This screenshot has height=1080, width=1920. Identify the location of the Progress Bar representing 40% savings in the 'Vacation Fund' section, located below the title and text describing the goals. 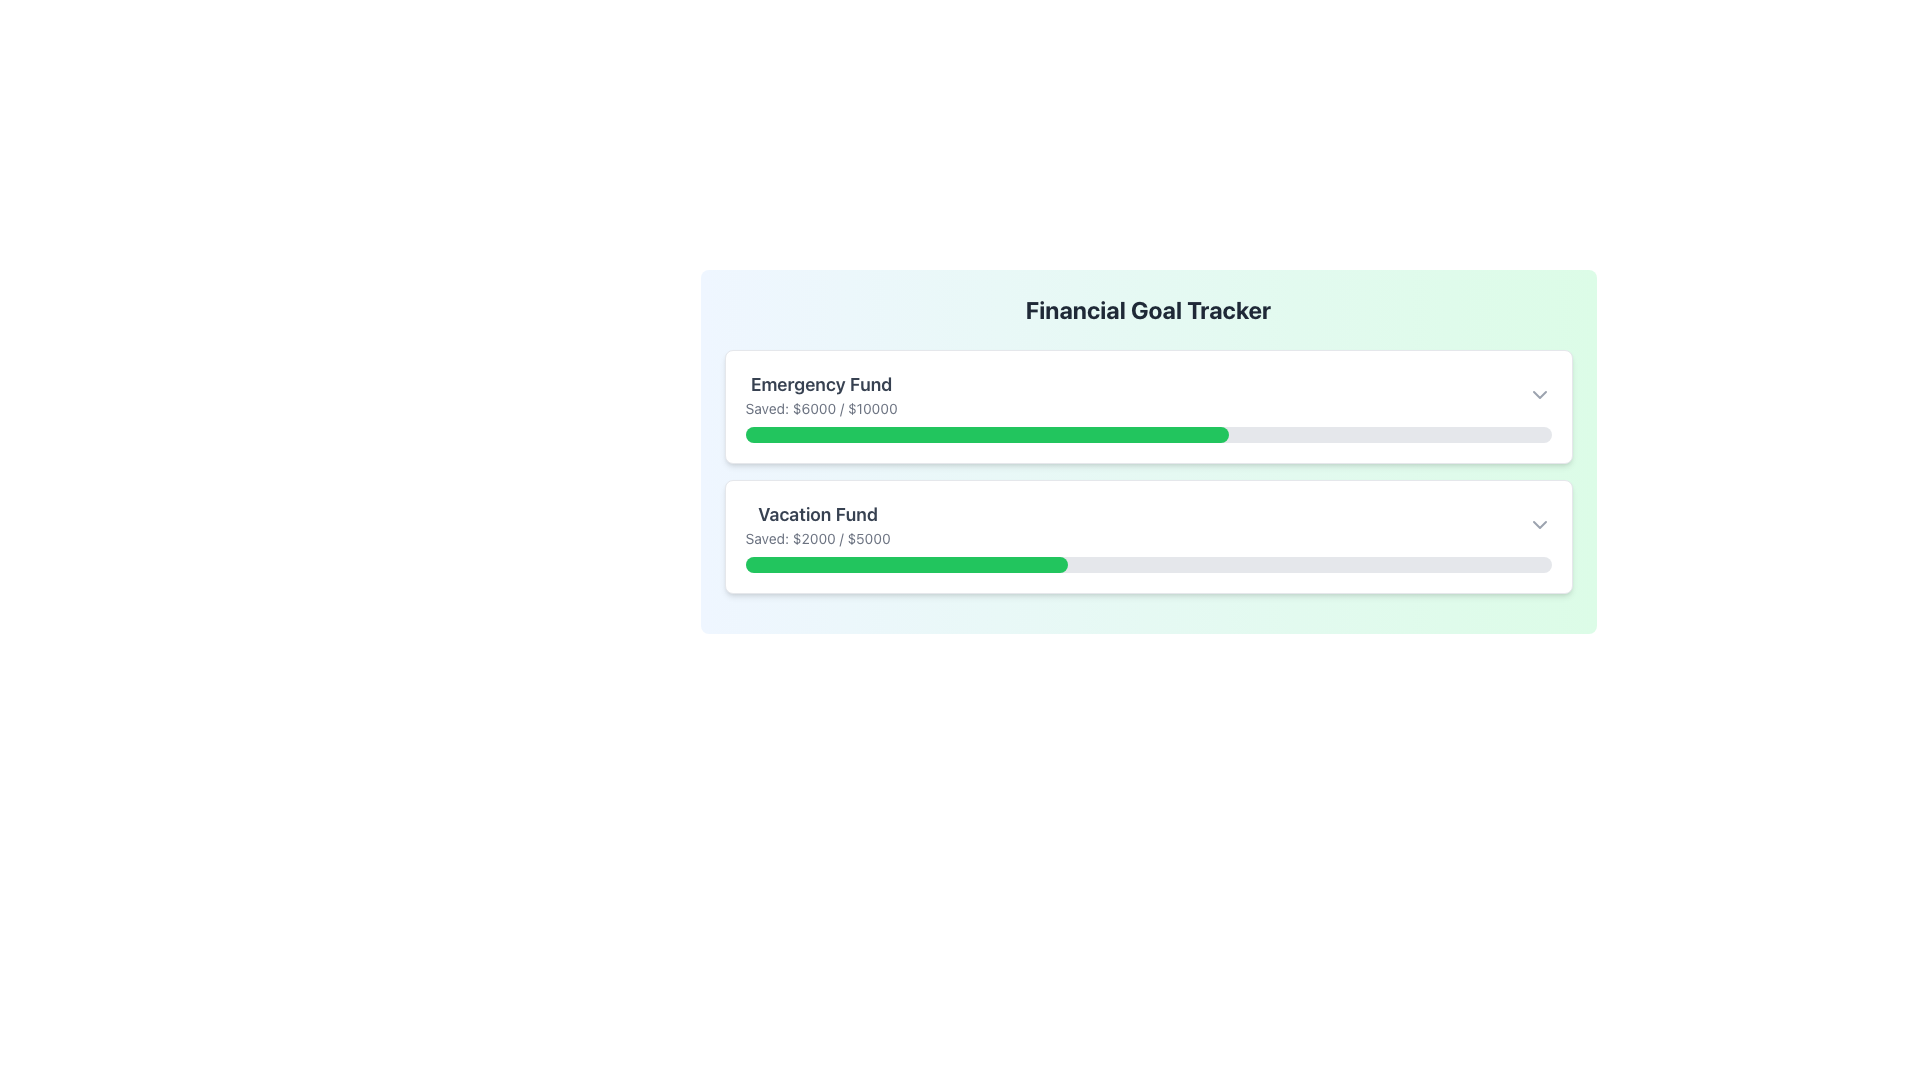
(1148, 564).